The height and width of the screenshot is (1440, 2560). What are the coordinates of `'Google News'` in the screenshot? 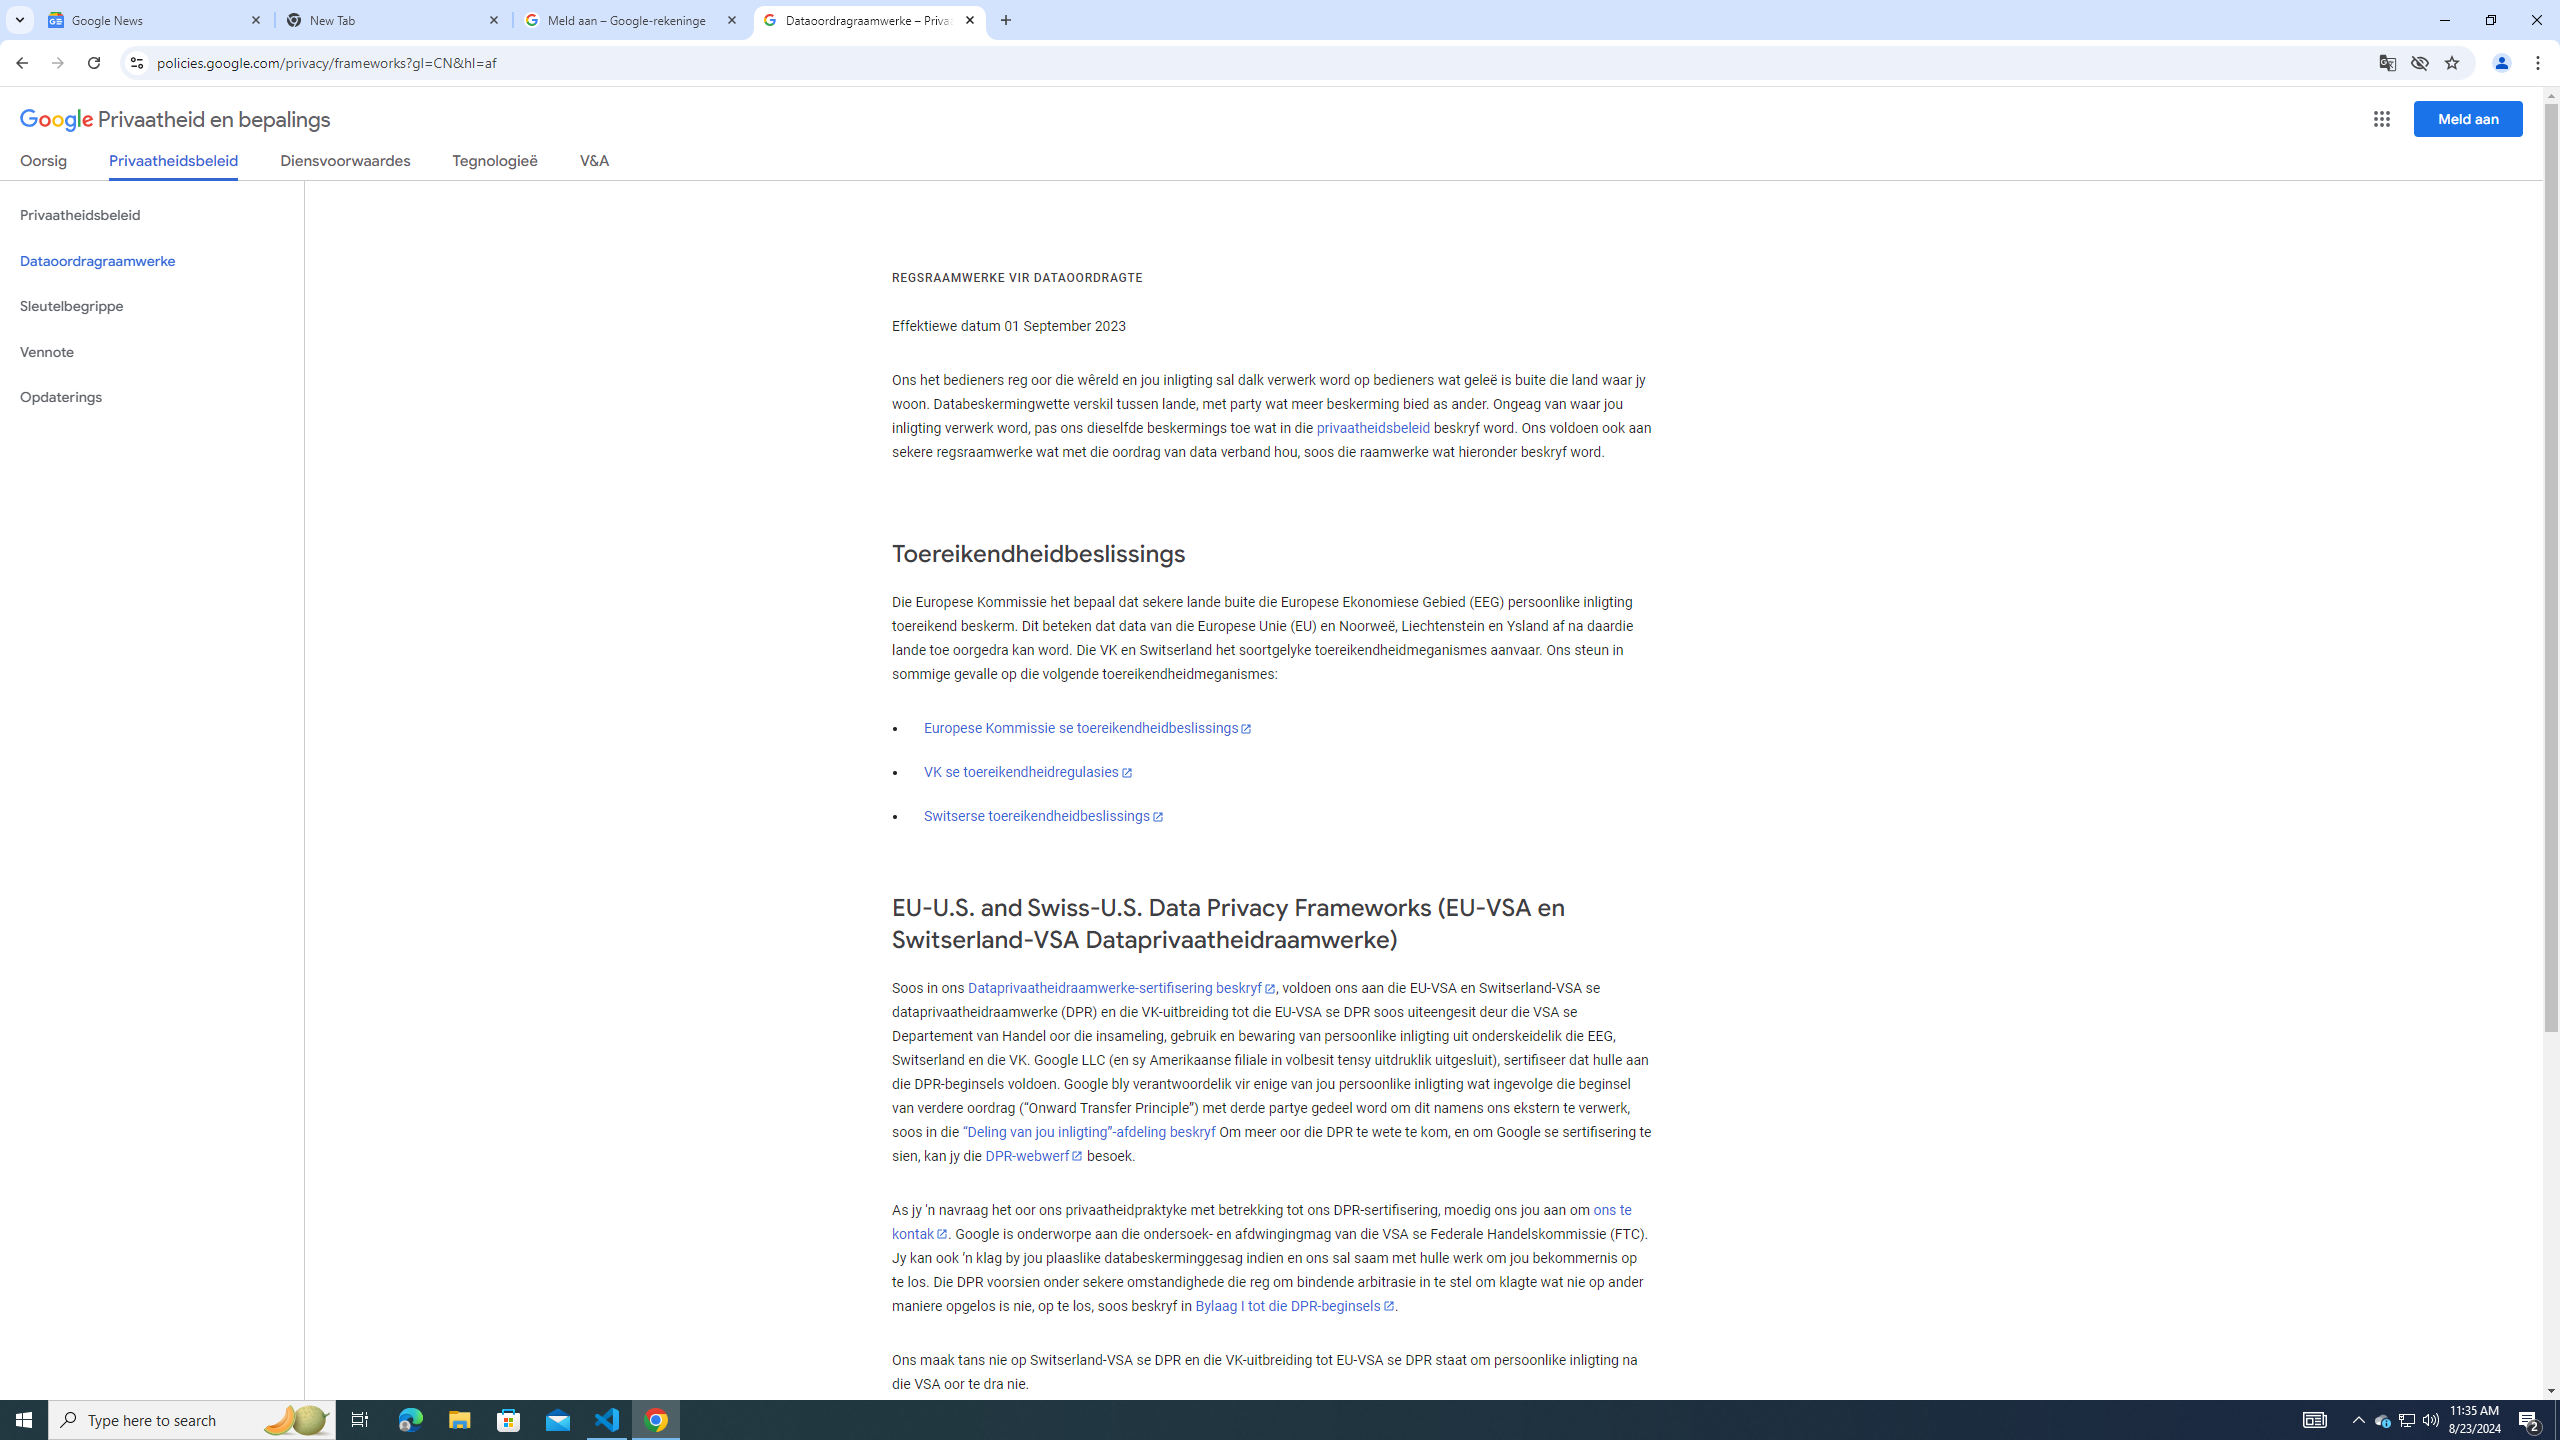 It's located at (155, 19).